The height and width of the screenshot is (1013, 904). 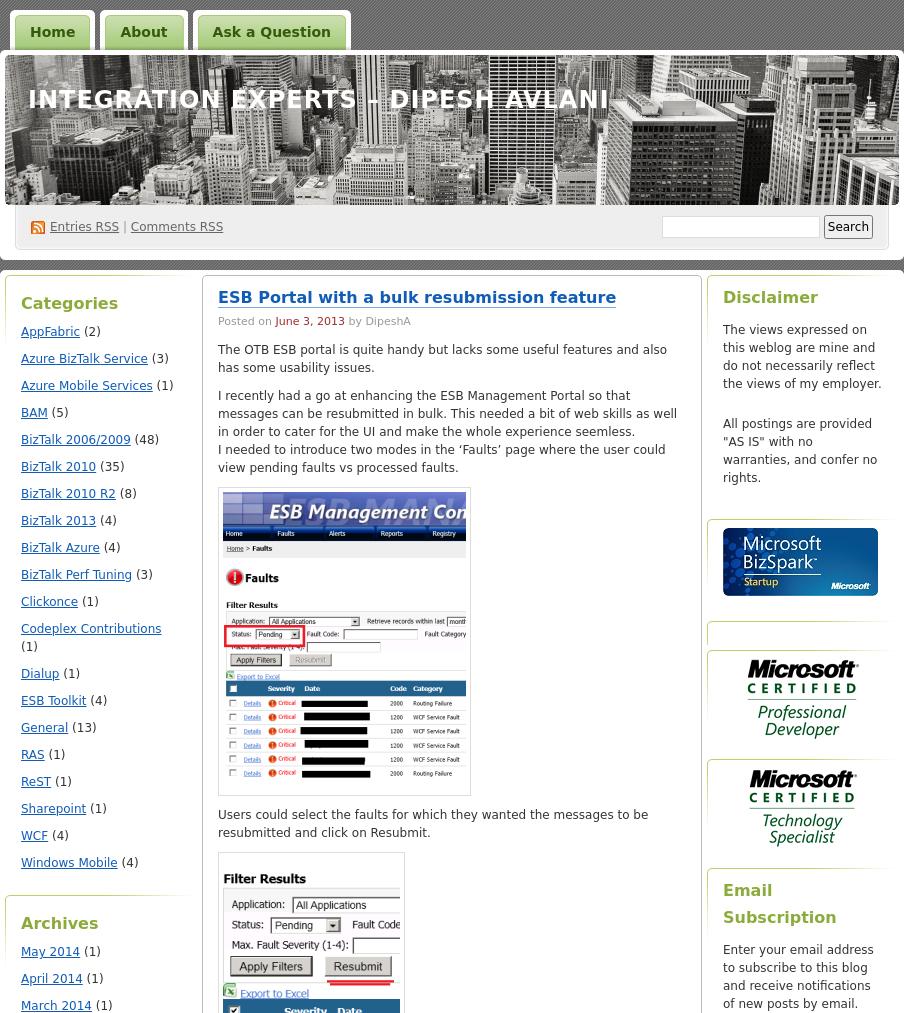 What do you see at coordinates (86, 385) in the screenshot?
I see `'Azure Mobile Services'` at bounding box center [86, 385].